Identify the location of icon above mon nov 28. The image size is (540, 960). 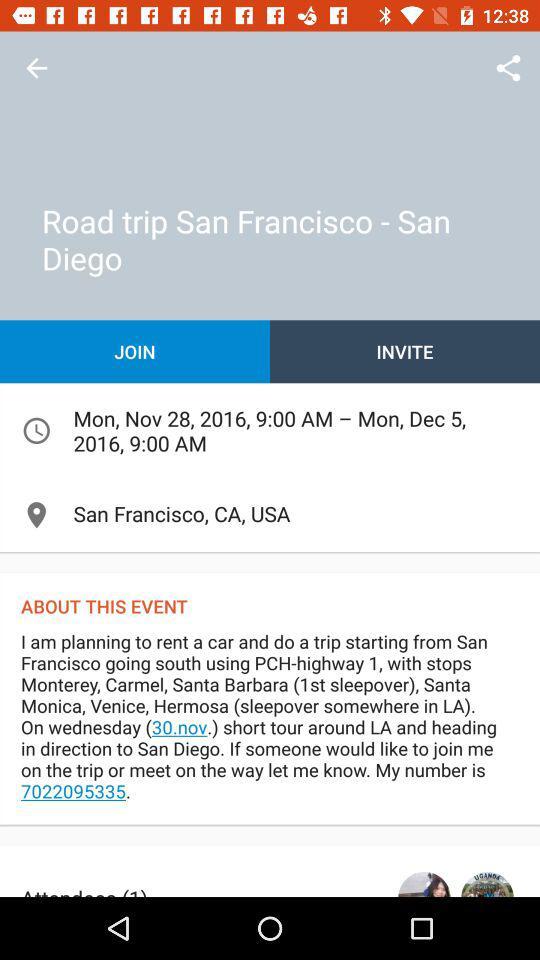
(135, 351).